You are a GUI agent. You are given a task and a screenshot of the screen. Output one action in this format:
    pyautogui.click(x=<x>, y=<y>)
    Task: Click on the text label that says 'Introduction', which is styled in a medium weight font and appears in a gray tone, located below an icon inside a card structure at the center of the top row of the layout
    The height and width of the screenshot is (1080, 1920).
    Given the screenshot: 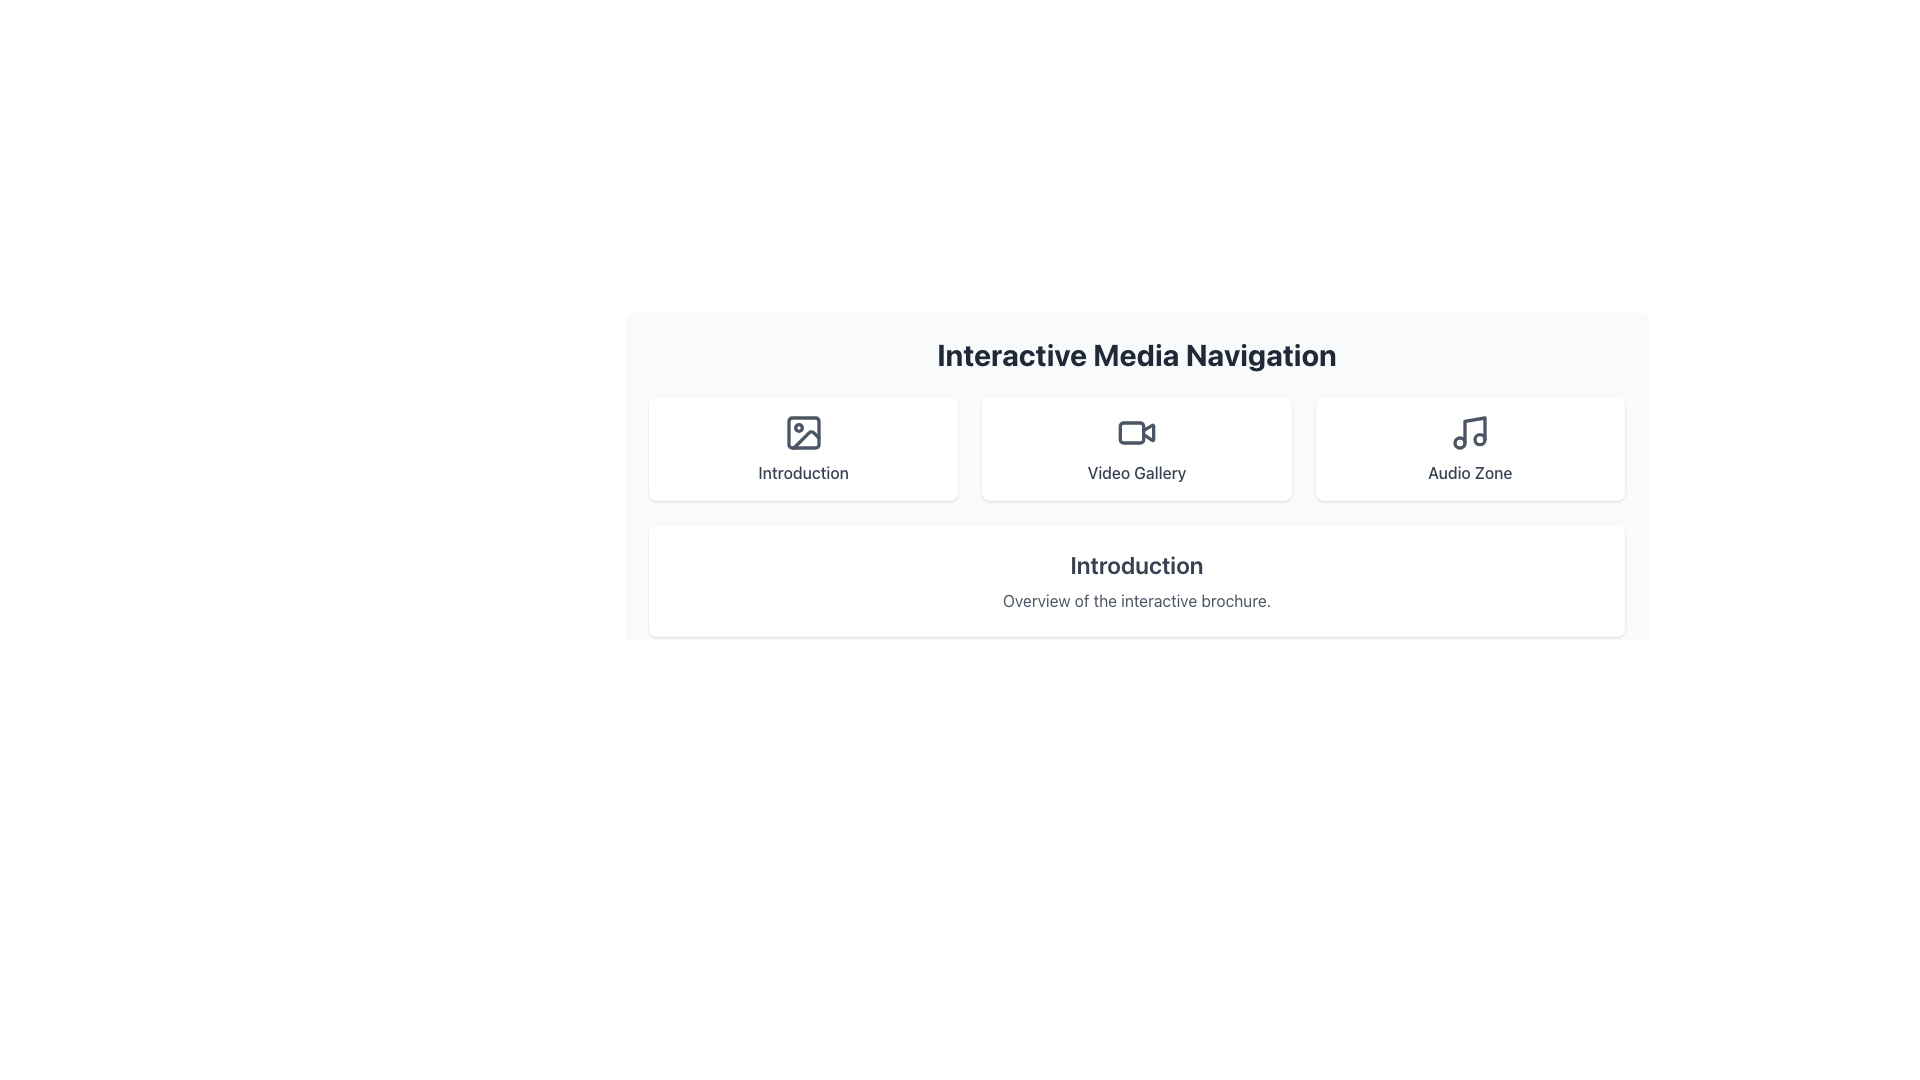 What is the action you would take?
    pyautogui.click(x=803, y=473)
    